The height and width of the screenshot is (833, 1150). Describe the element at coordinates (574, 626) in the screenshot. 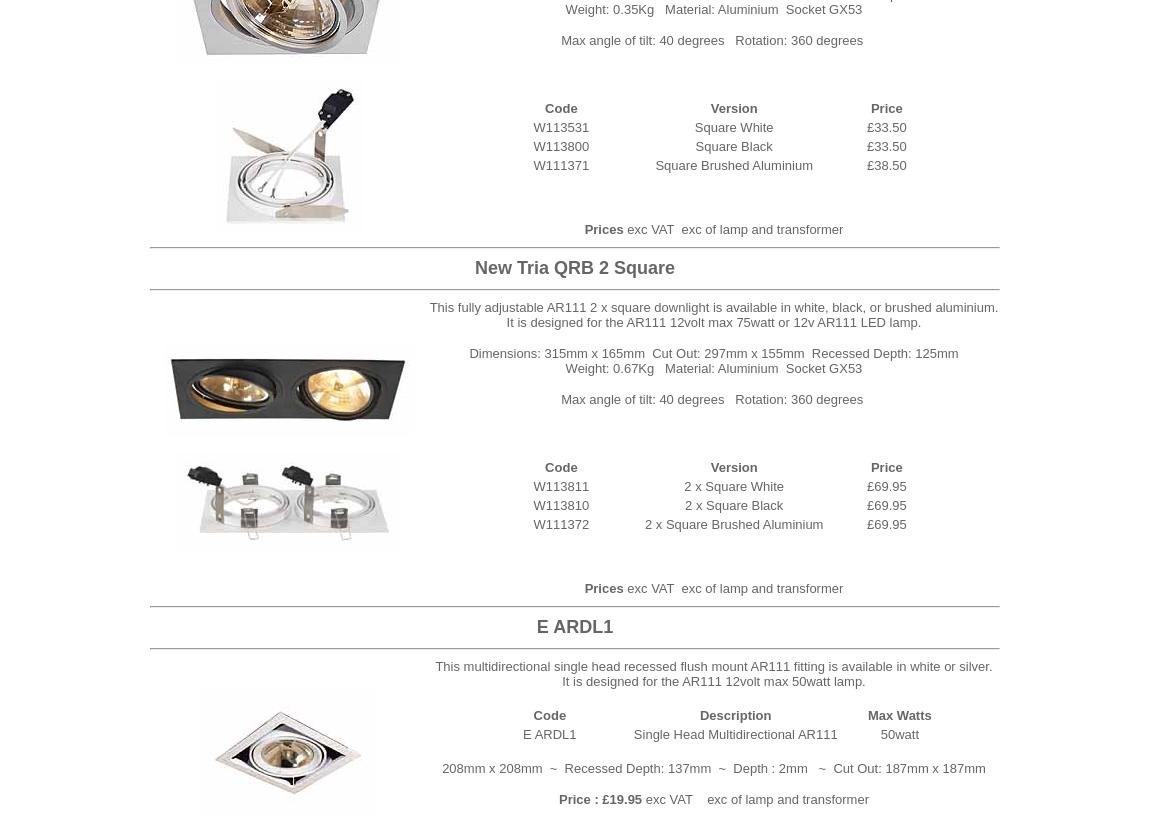

I see `'E 
        ARDL1'` at that location.